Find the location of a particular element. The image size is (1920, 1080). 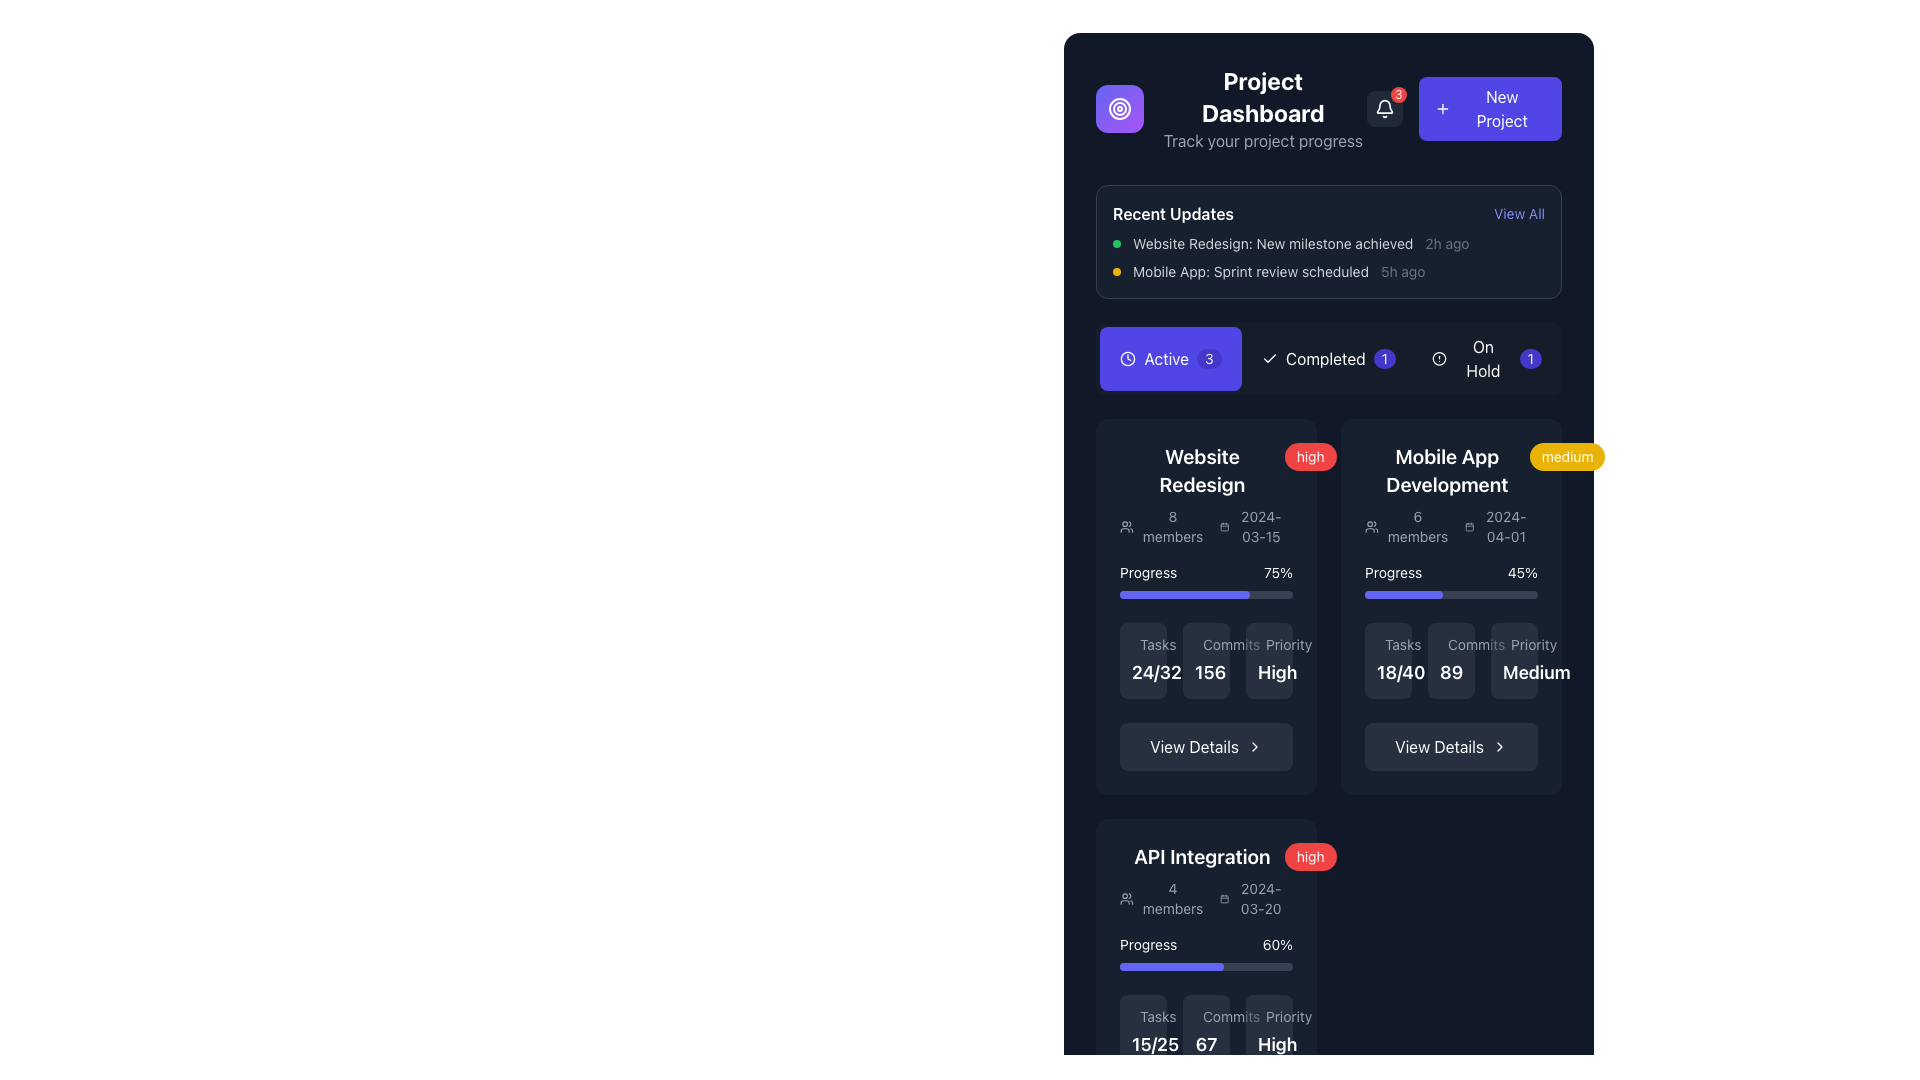

the 'High' text label, which is bold and capitalized, located at the bottom of the 'API Integration' informational card, to the right of the progress bar is located at coordinates (1276, 1043).